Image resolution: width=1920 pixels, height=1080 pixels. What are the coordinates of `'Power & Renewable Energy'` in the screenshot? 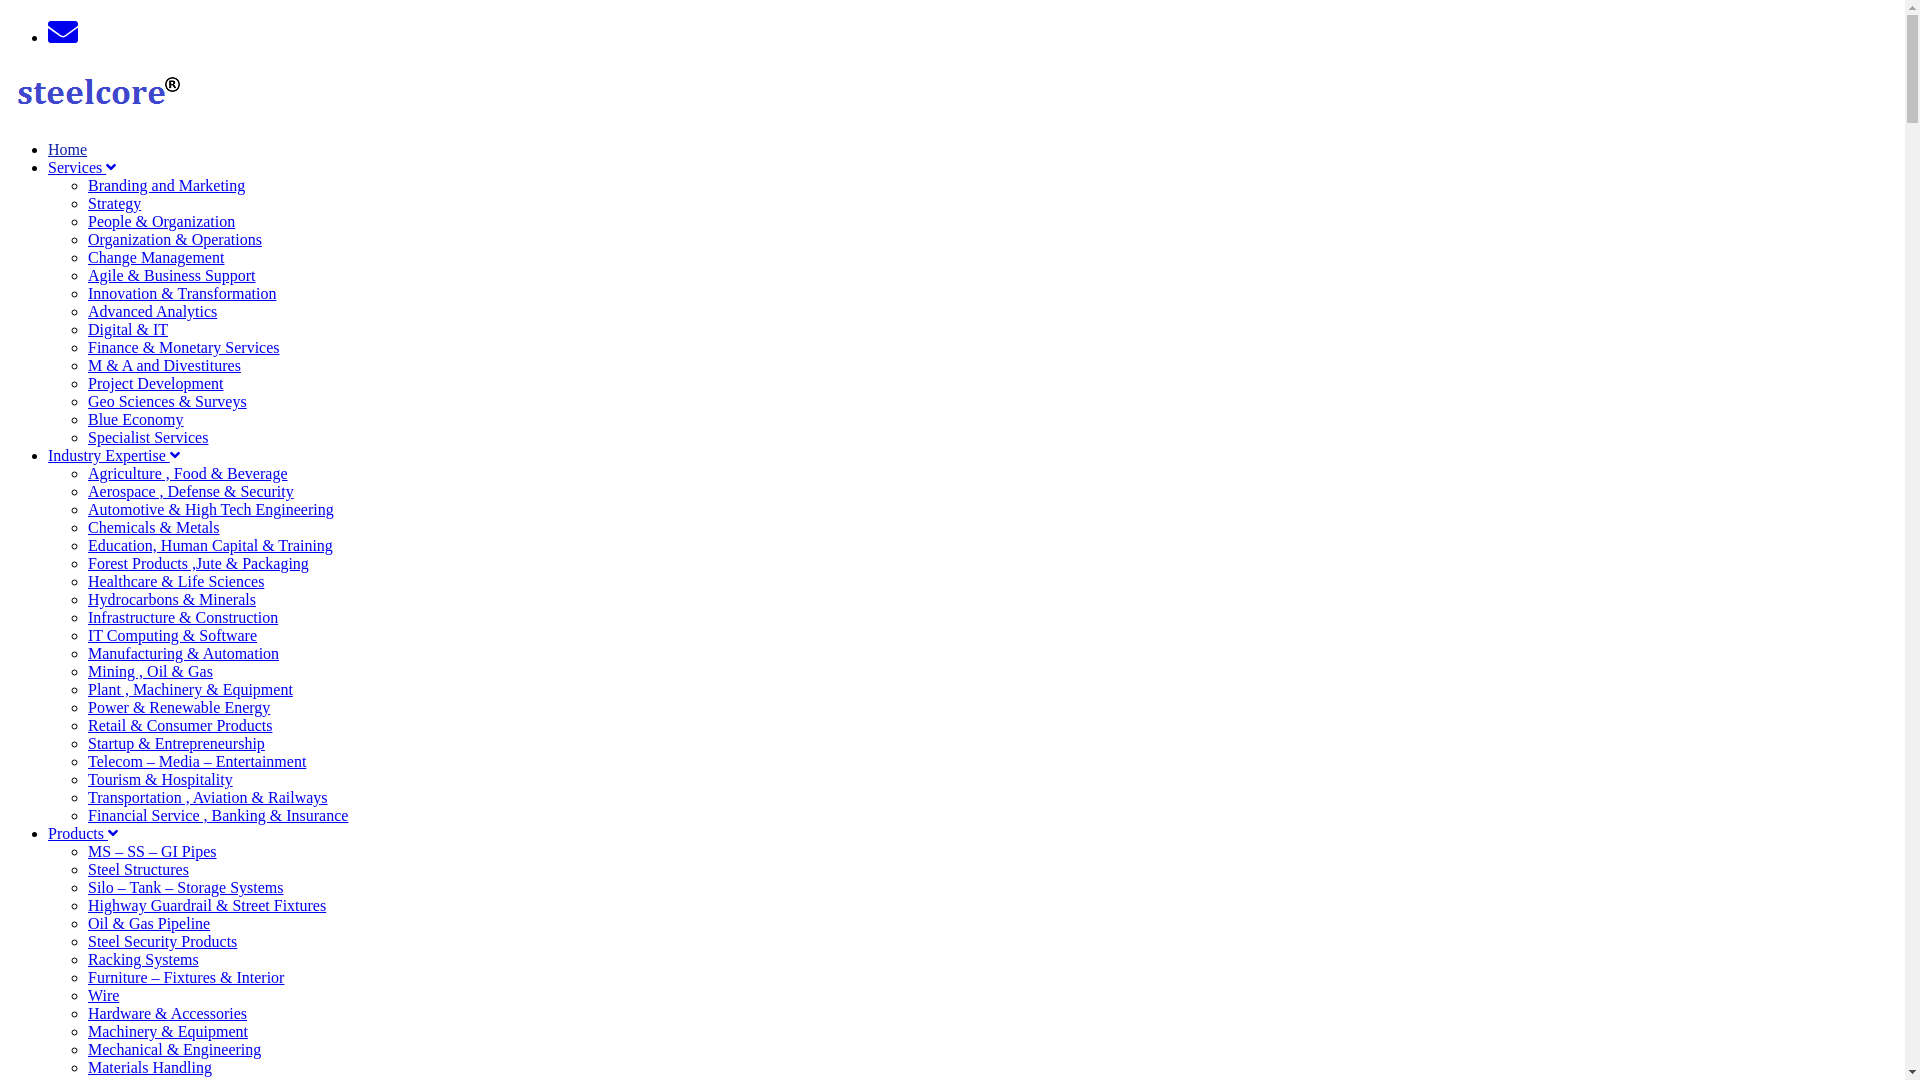 It's located at (178, 706).